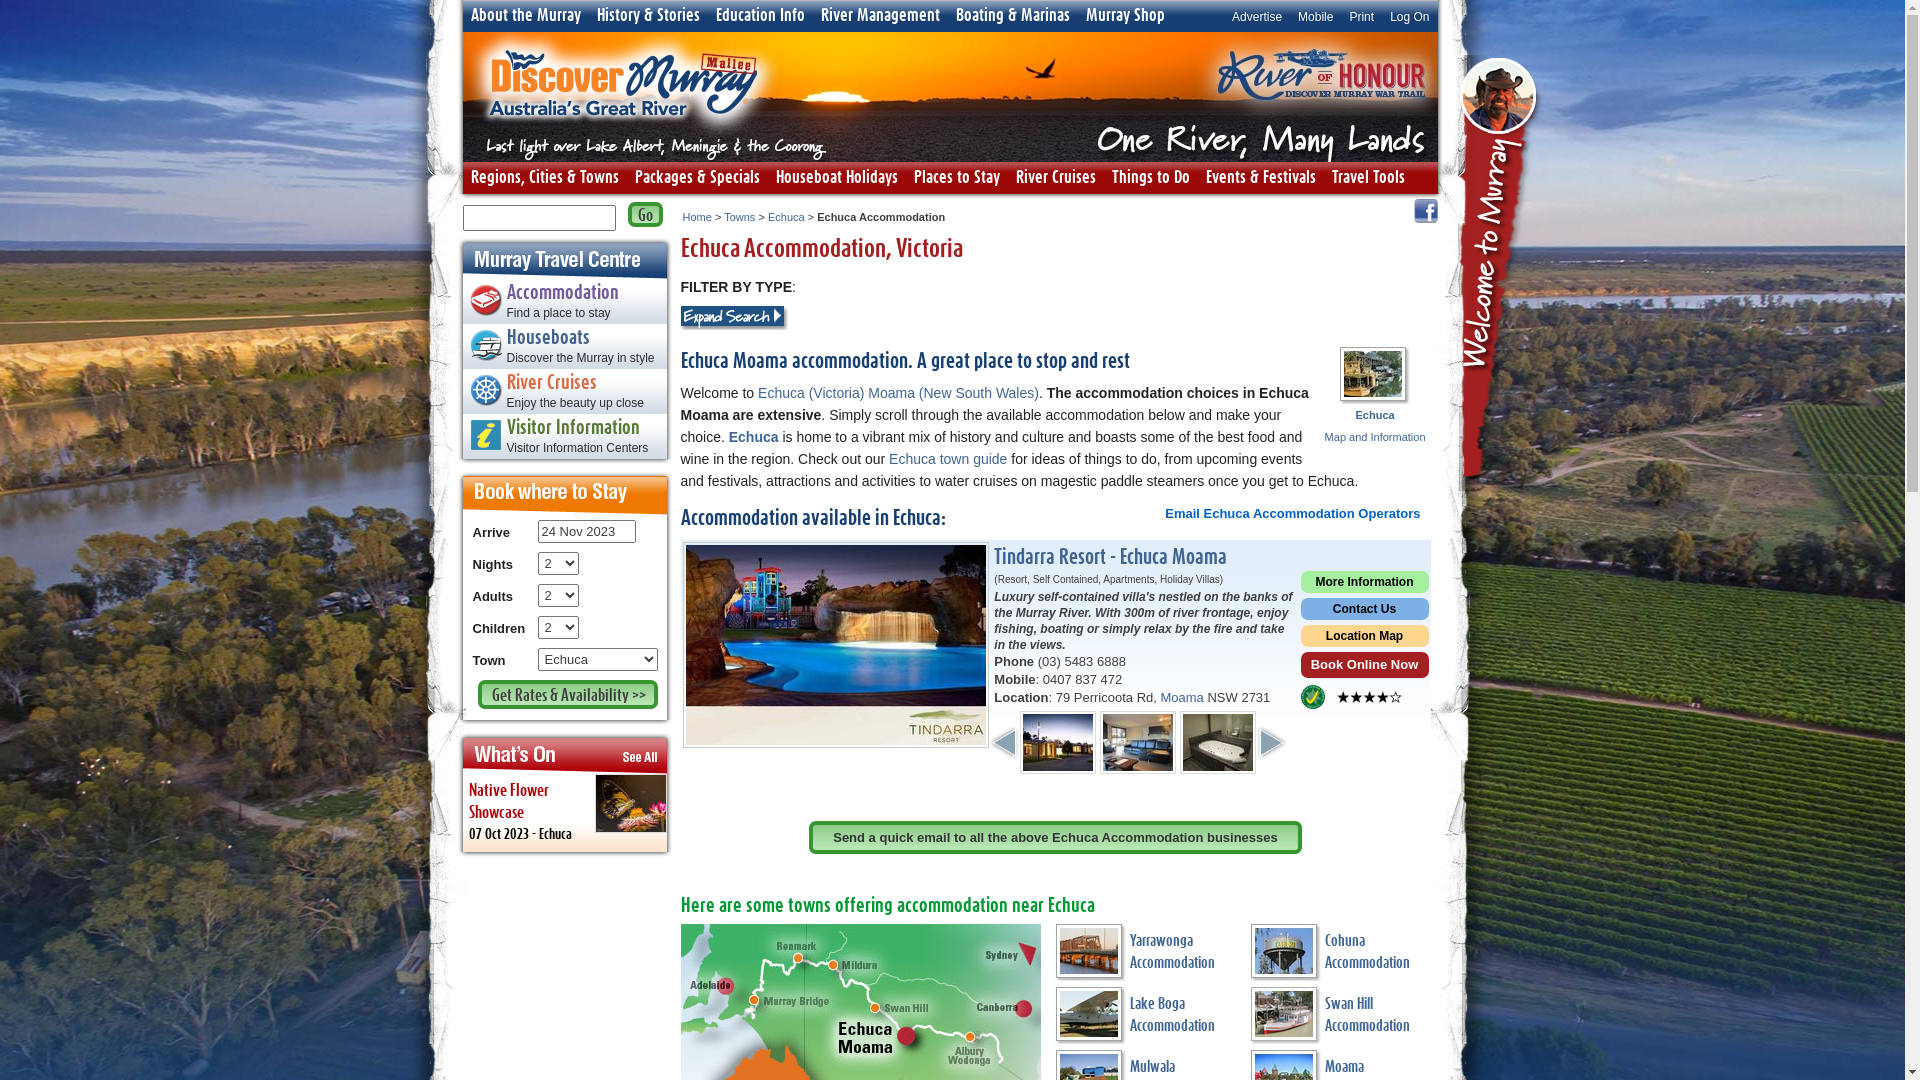  Describe the element at coordinates (1012, 15) in the screenshot. I see `'Boating & Marinas'` at that location.